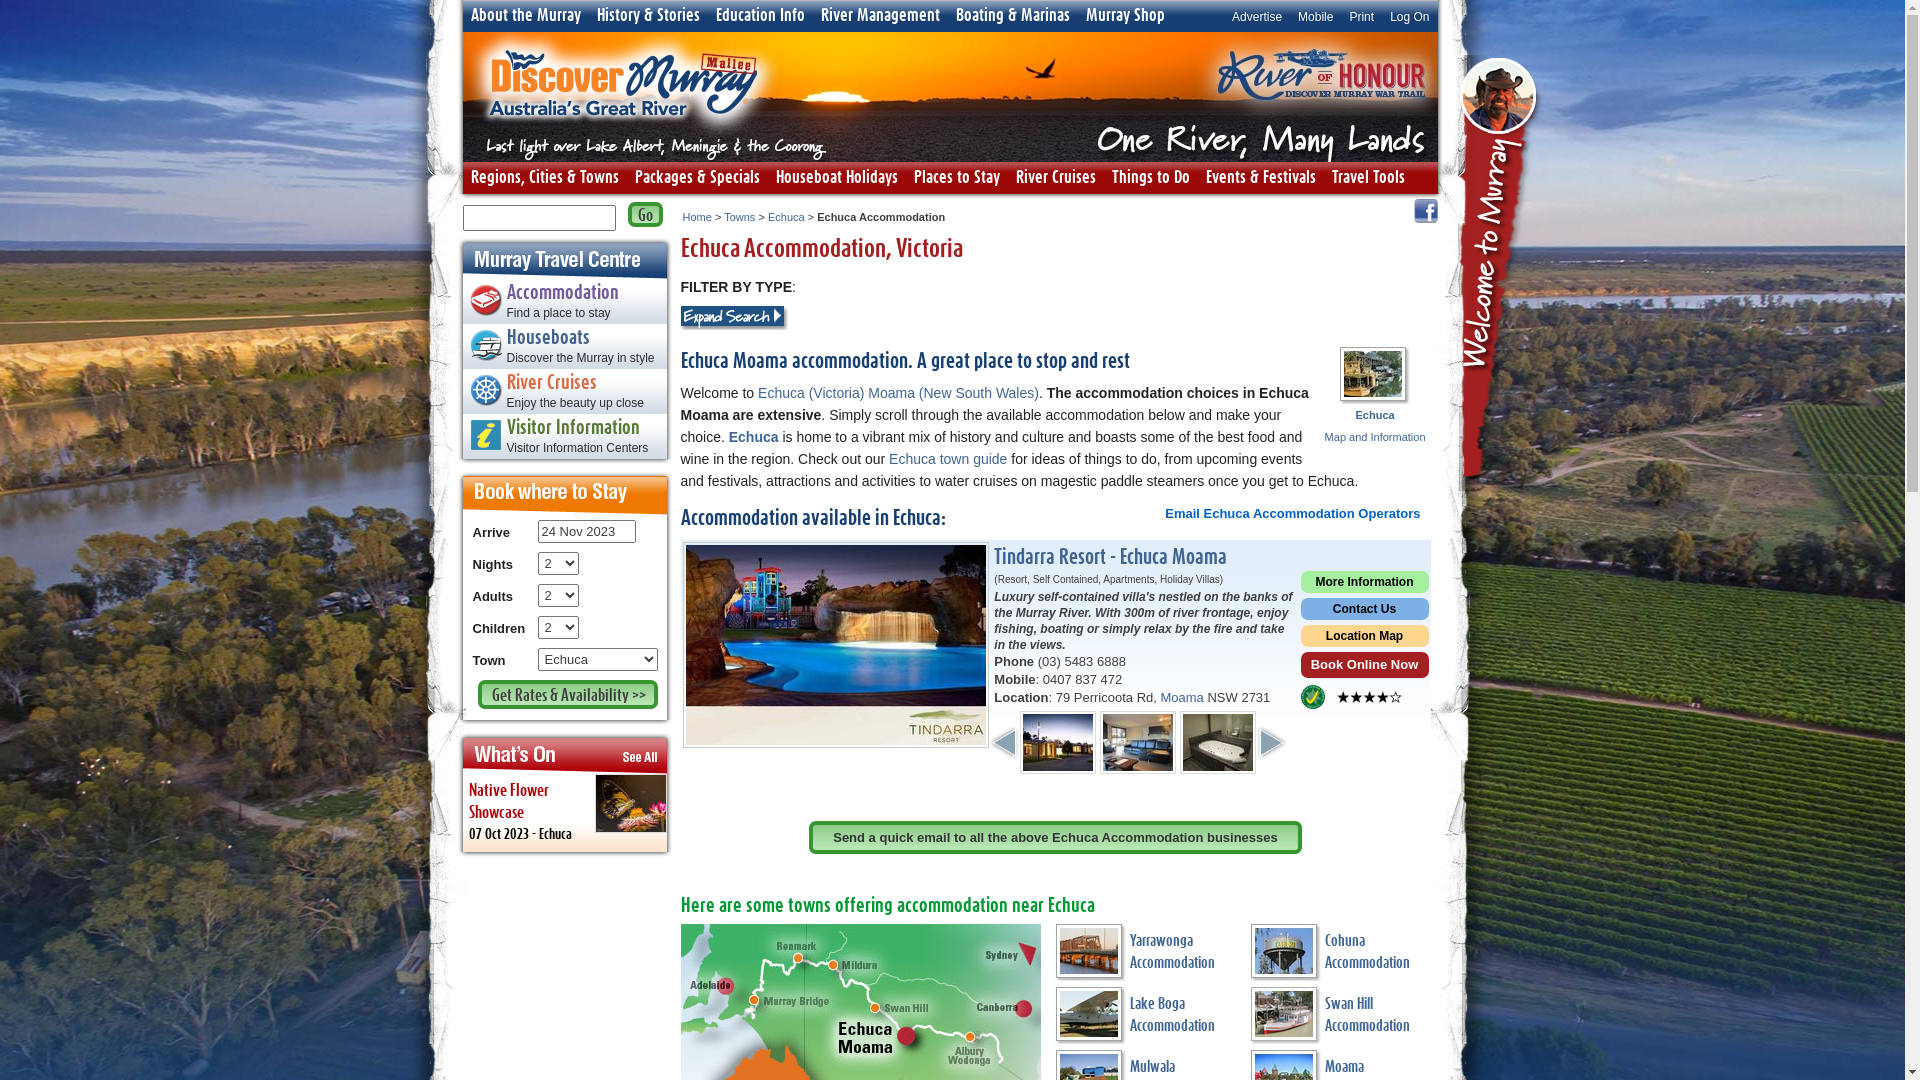  Describe the element at coordinates (1012, 15) in the screenshot. I see `'Boating & Marinas'` at that location.